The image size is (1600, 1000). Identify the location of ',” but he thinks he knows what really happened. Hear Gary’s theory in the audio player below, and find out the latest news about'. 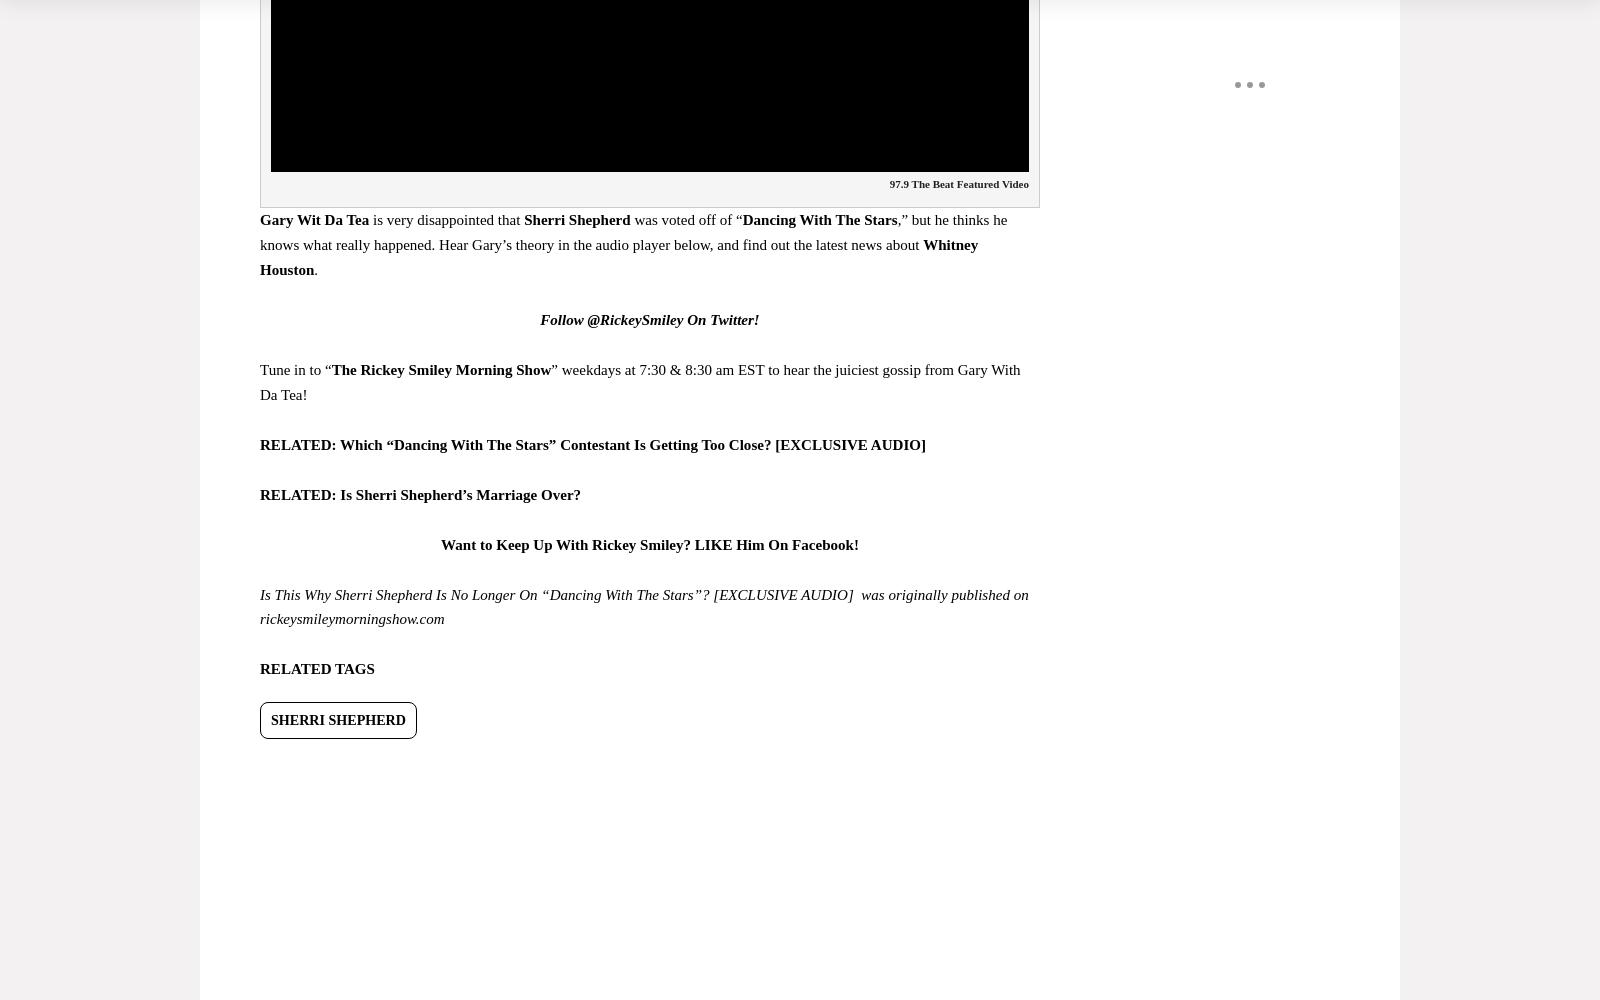
(633, 231).